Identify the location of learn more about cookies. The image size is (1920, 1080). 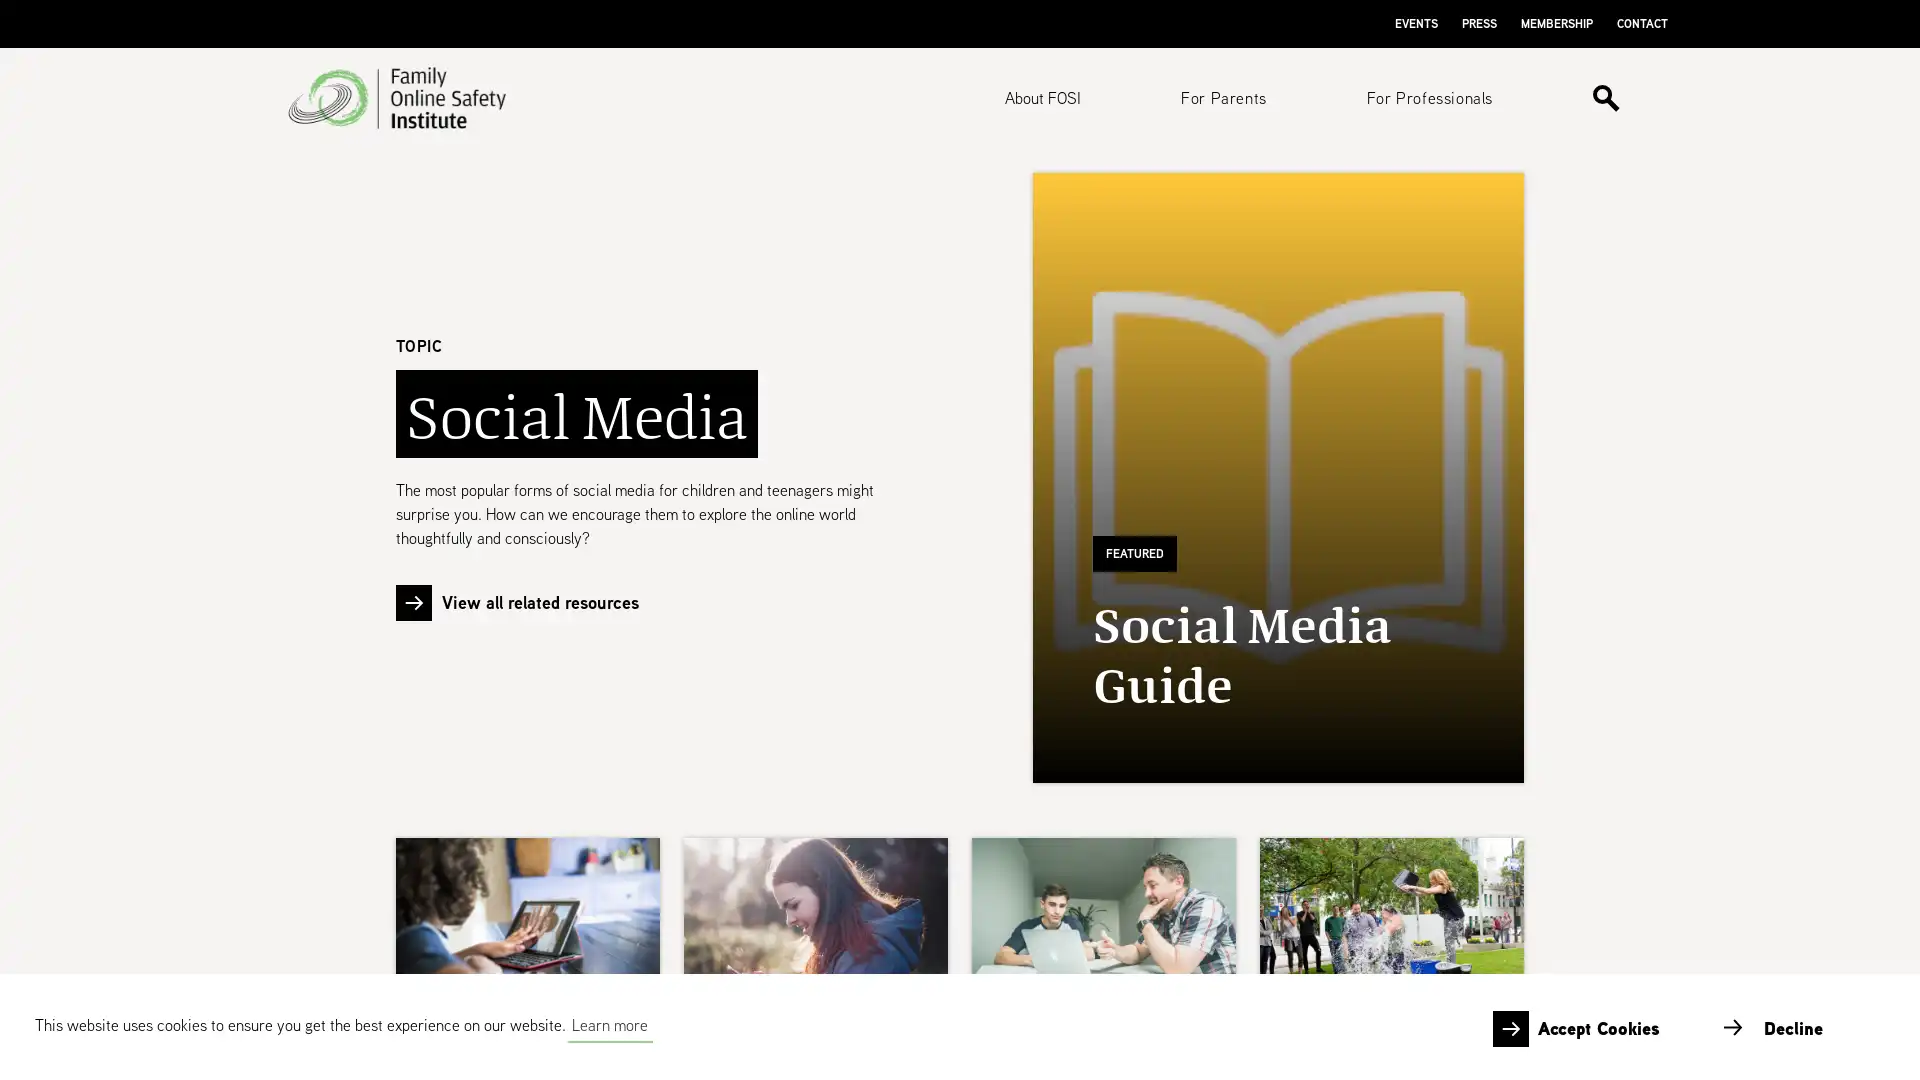
(609, 1026).